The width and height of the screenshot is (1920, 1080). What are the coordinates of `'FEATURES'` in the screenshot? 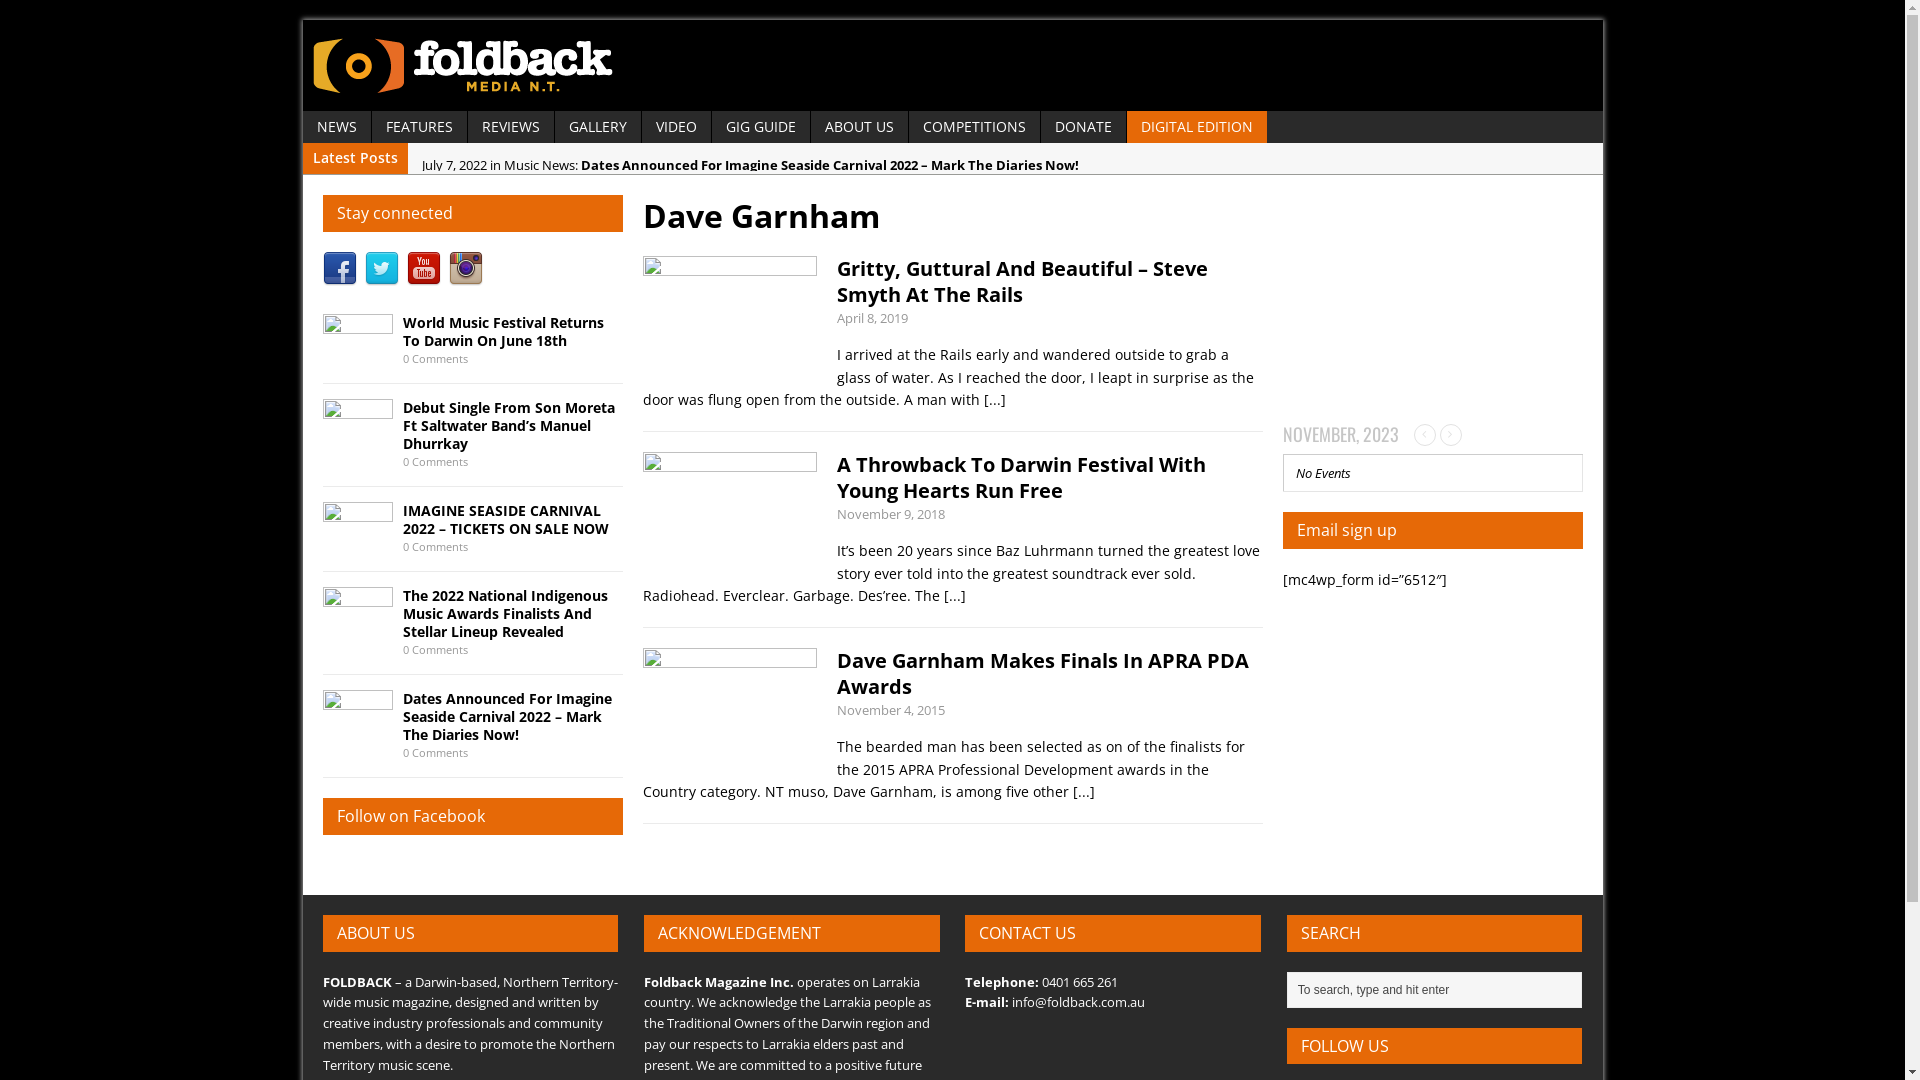 It's located at (418, 127).